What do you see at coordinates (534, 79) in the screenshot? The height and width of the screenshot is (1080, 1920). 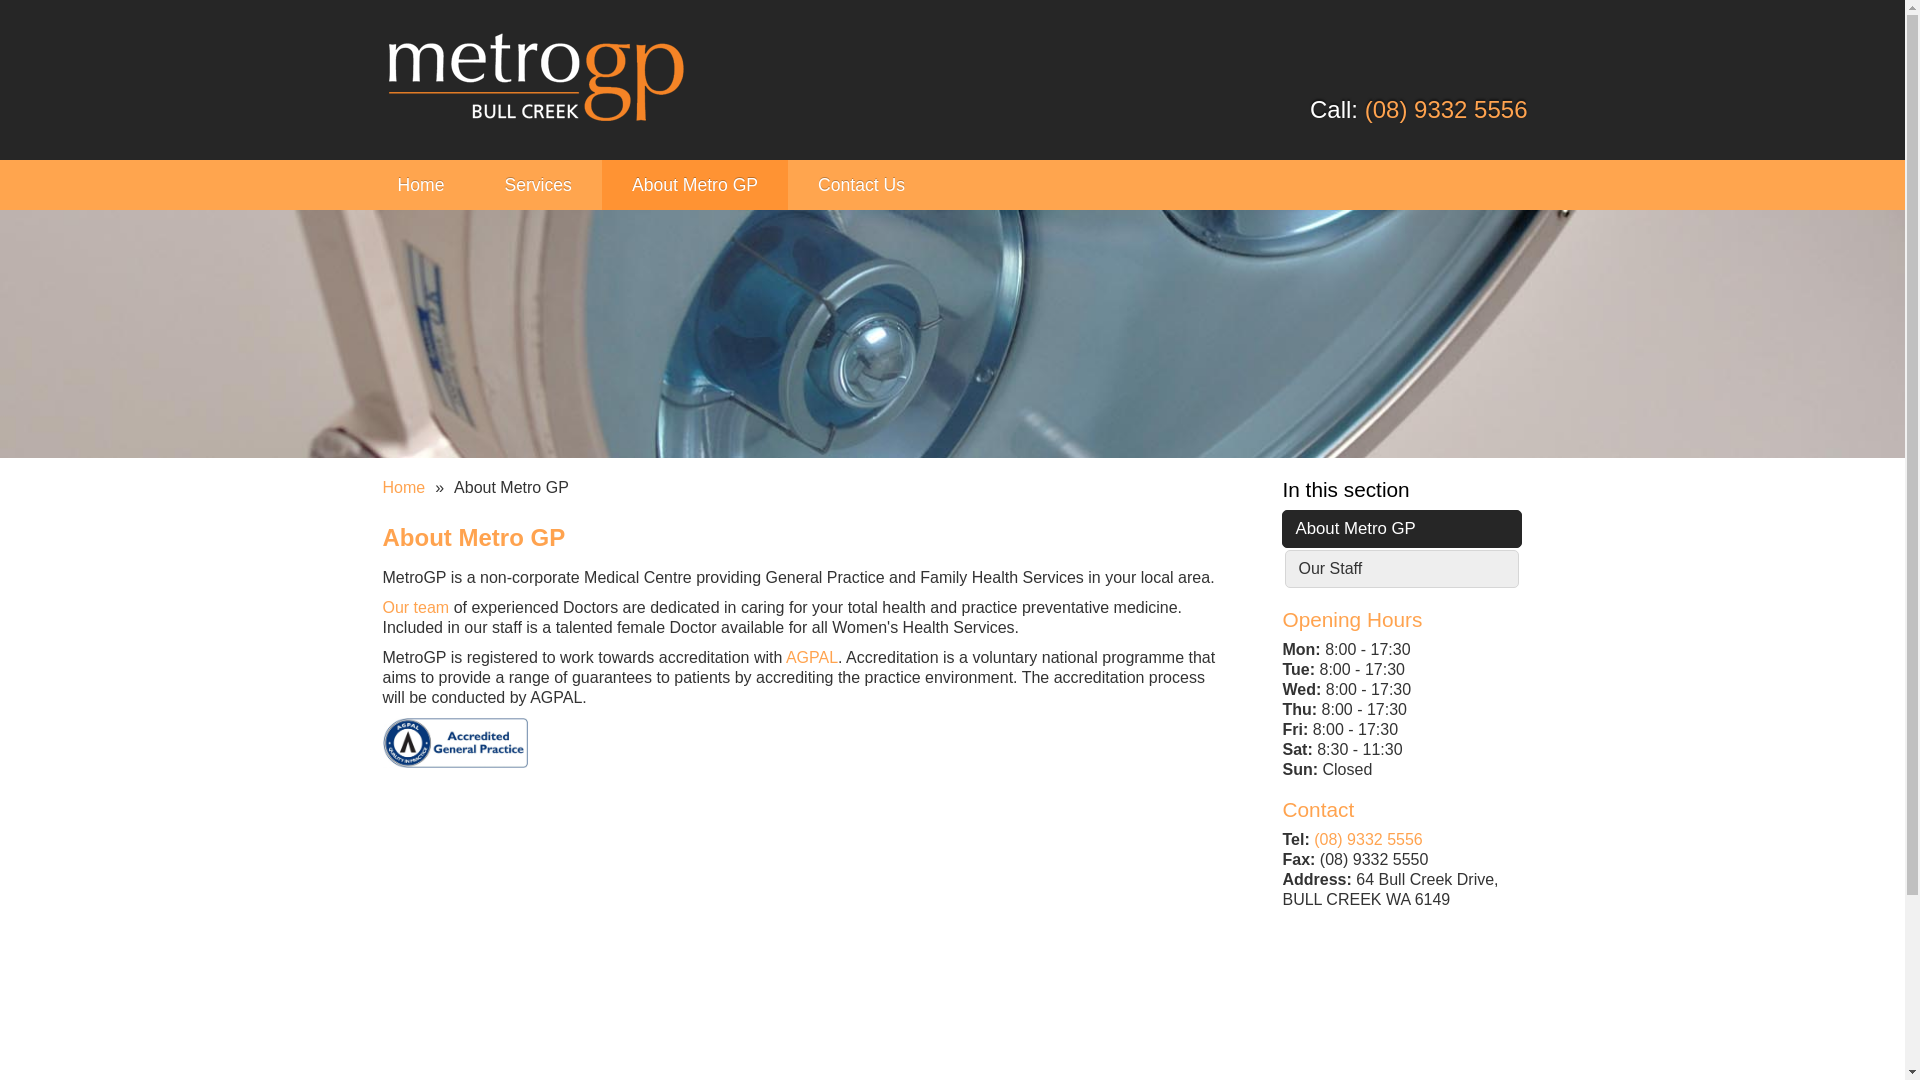 I see `'Metro GP'` at bounding box center [534, 79].